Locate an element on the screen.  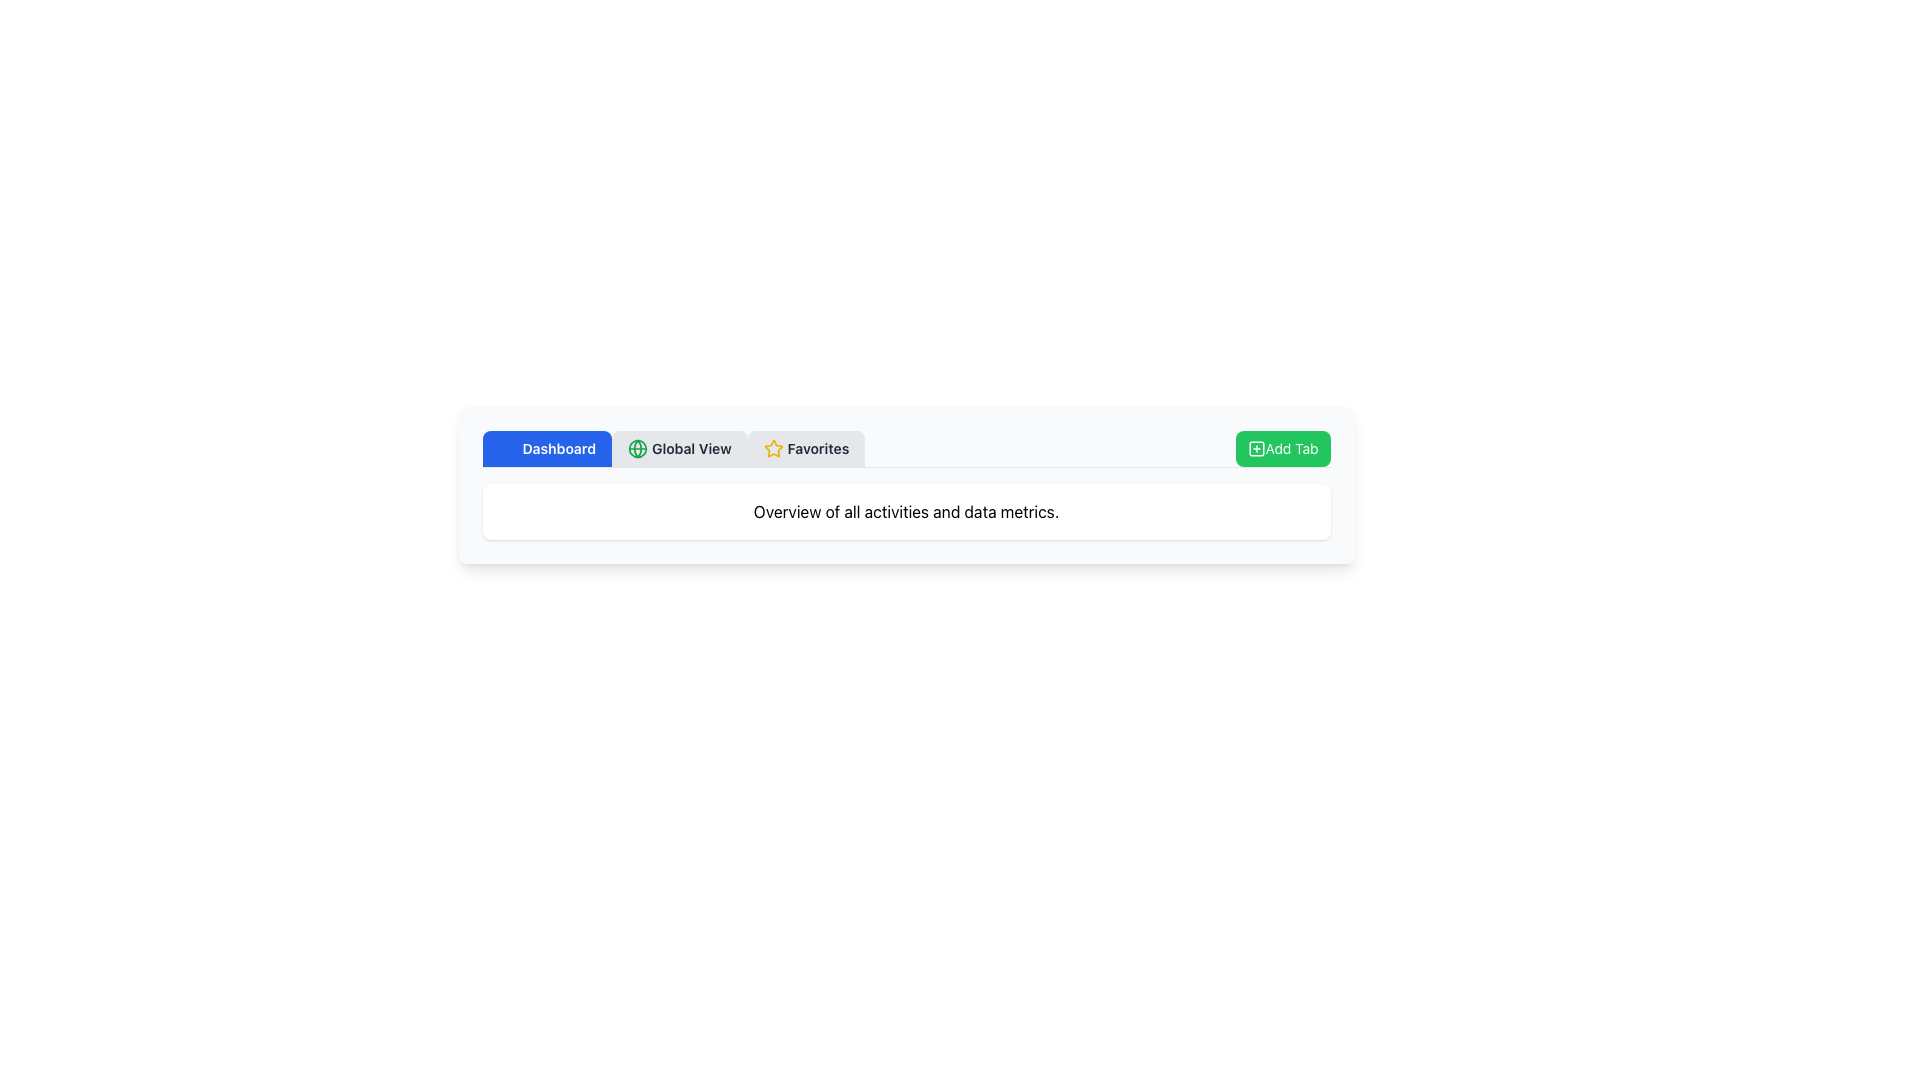
the rightmost button in the navigation row is located at coordinates (1283, 447).